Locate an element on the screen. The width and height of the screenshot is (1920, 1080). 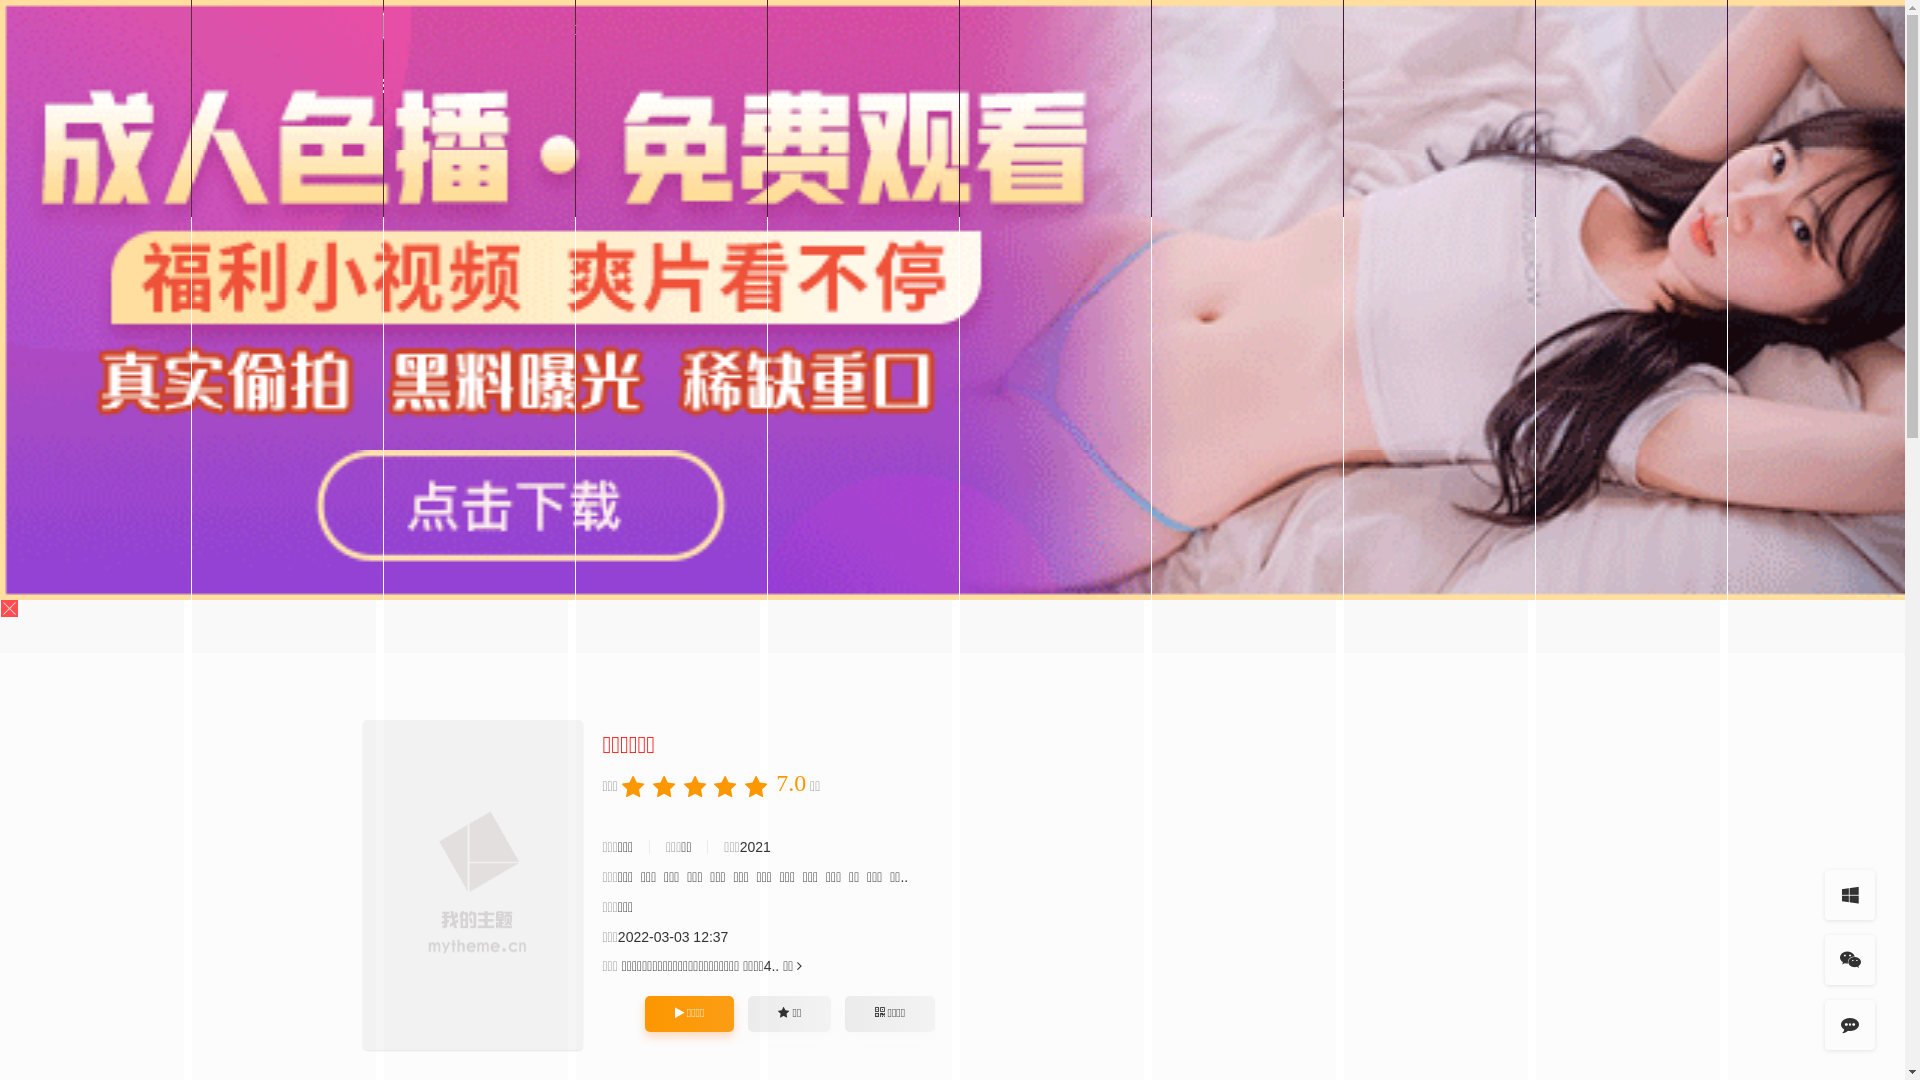
'2021' is located at coordinates (754, 847).